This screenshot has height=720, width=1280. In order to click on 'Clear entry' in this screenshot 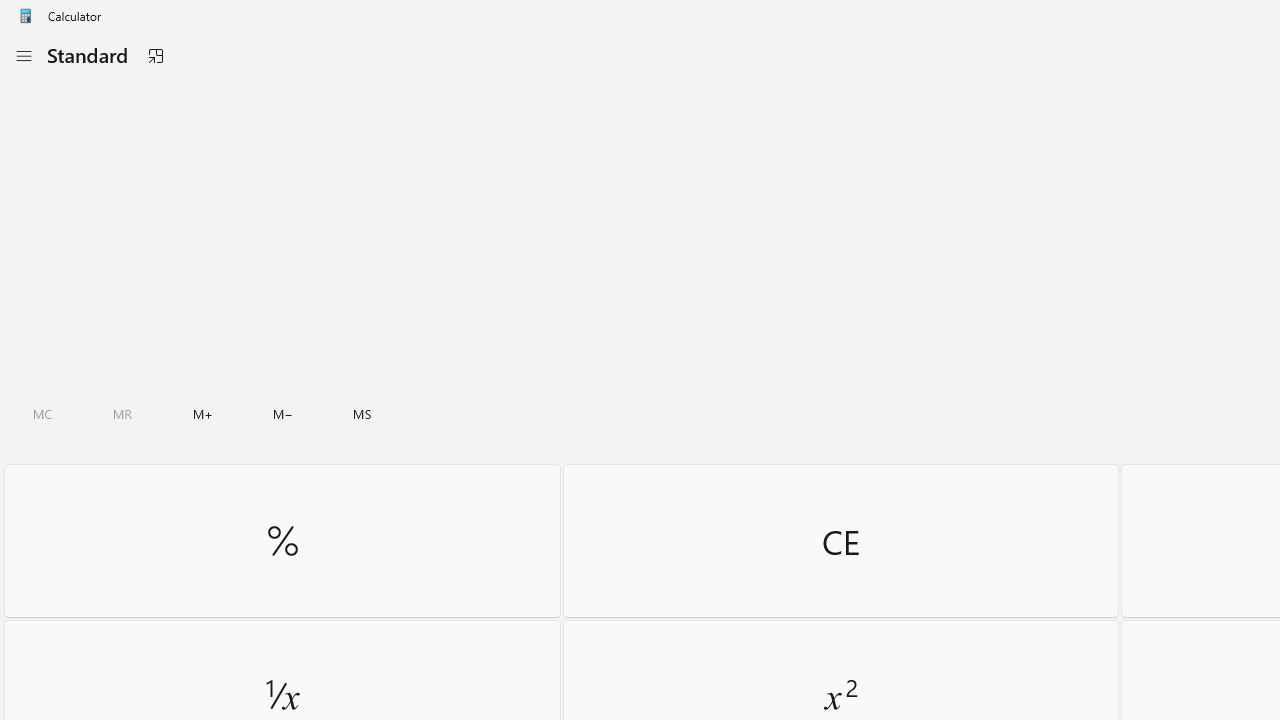, I will do `click(840, 540)`.